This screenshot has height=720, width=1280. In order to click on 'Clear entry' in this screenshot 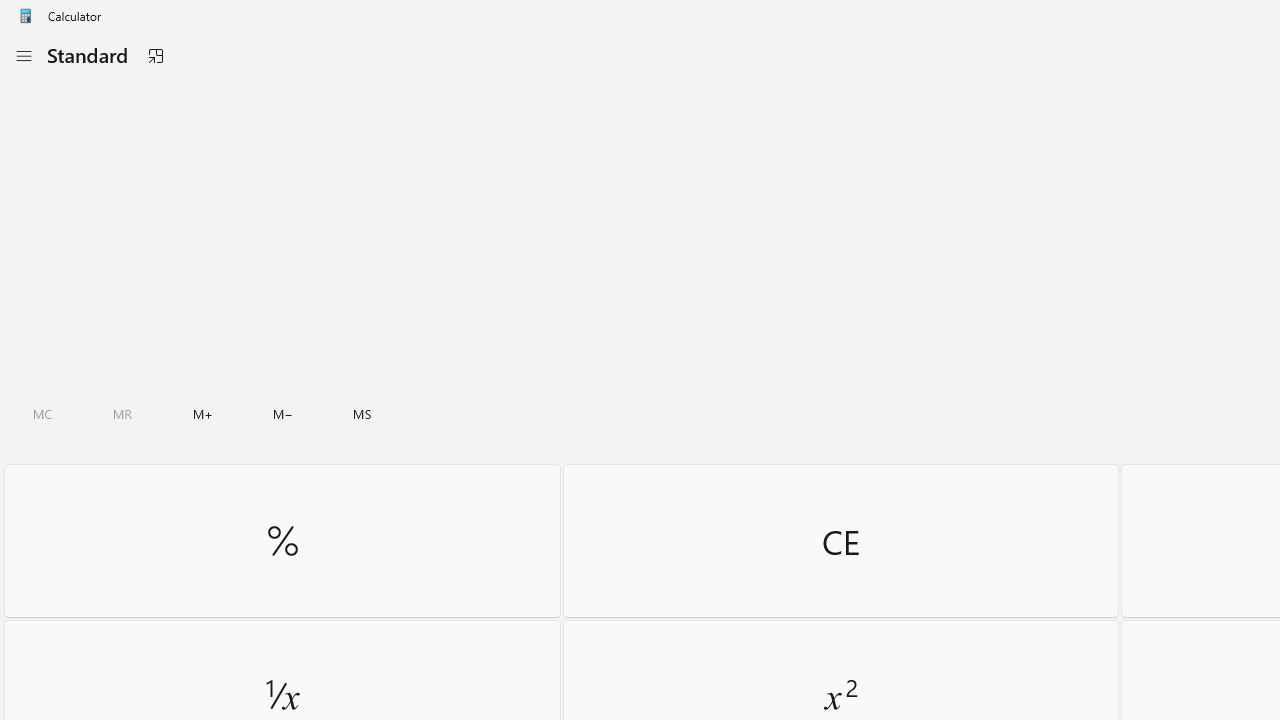, I will do `click(840, 540)`.